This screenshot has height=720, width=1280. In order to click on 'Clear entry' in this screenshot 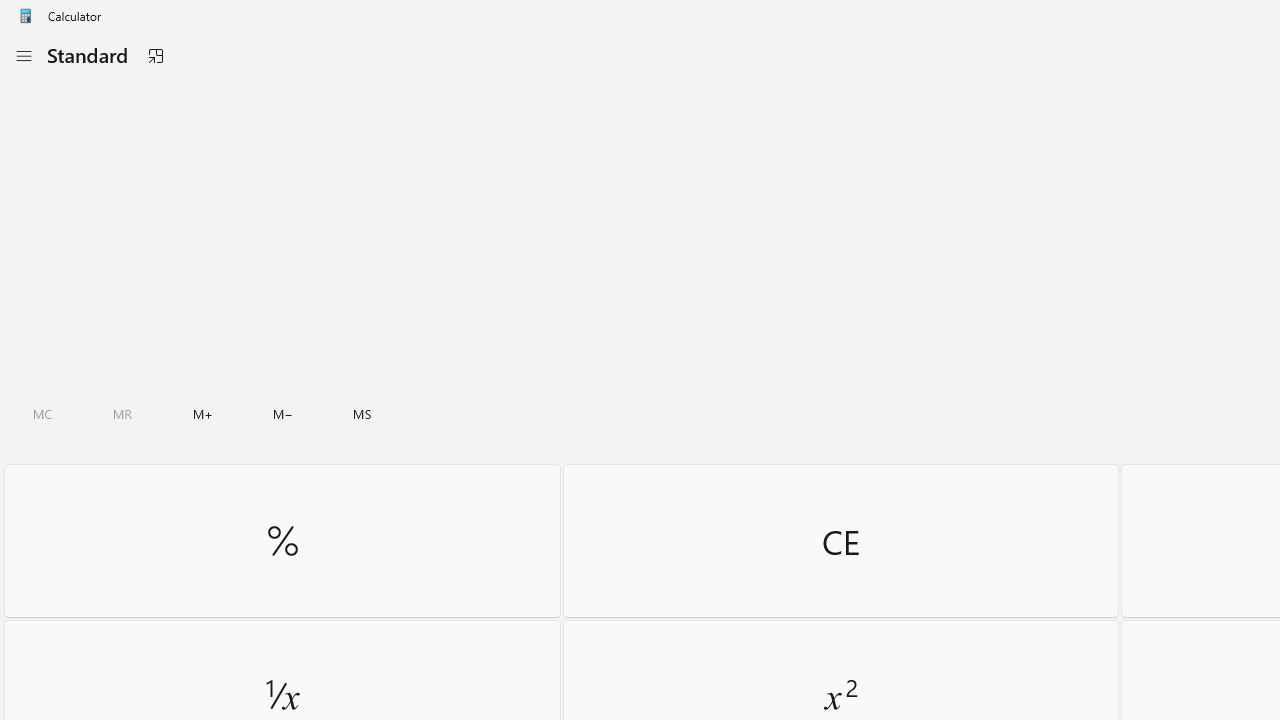, I will do `click(840, 540)`.